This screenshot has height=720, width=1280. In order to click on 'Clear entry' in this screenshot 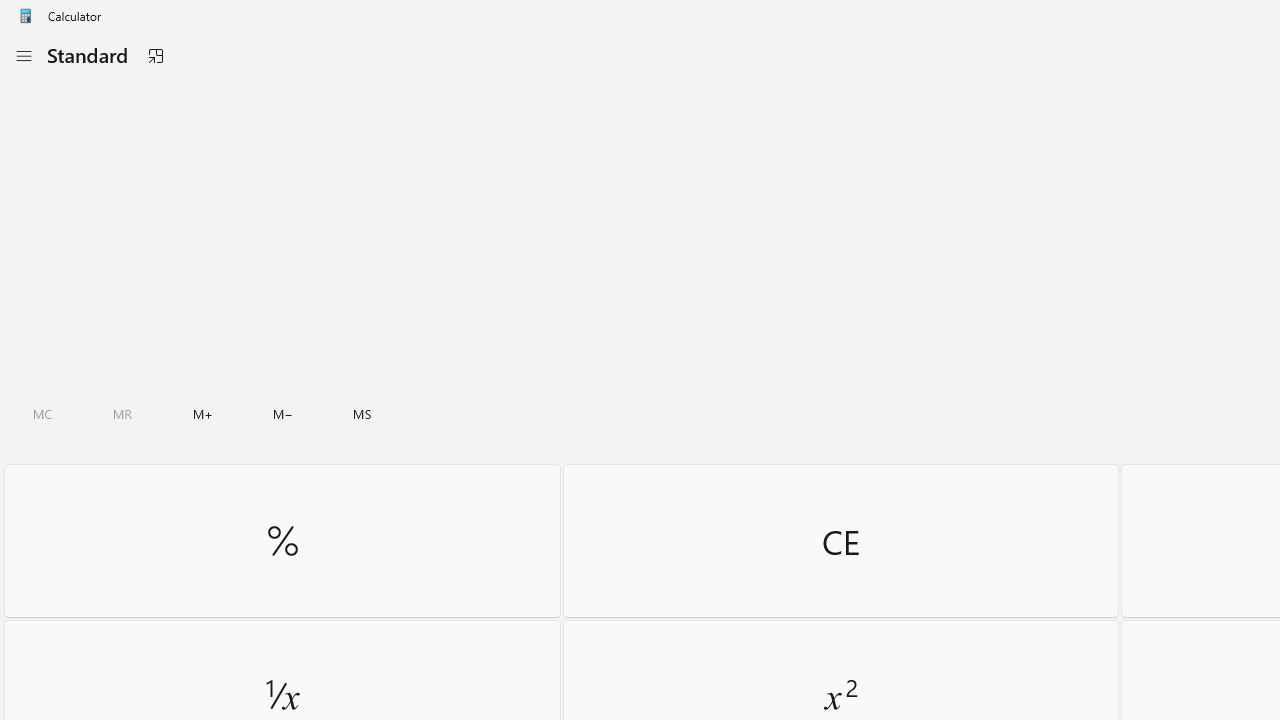, I will do `click(840, 540)`.